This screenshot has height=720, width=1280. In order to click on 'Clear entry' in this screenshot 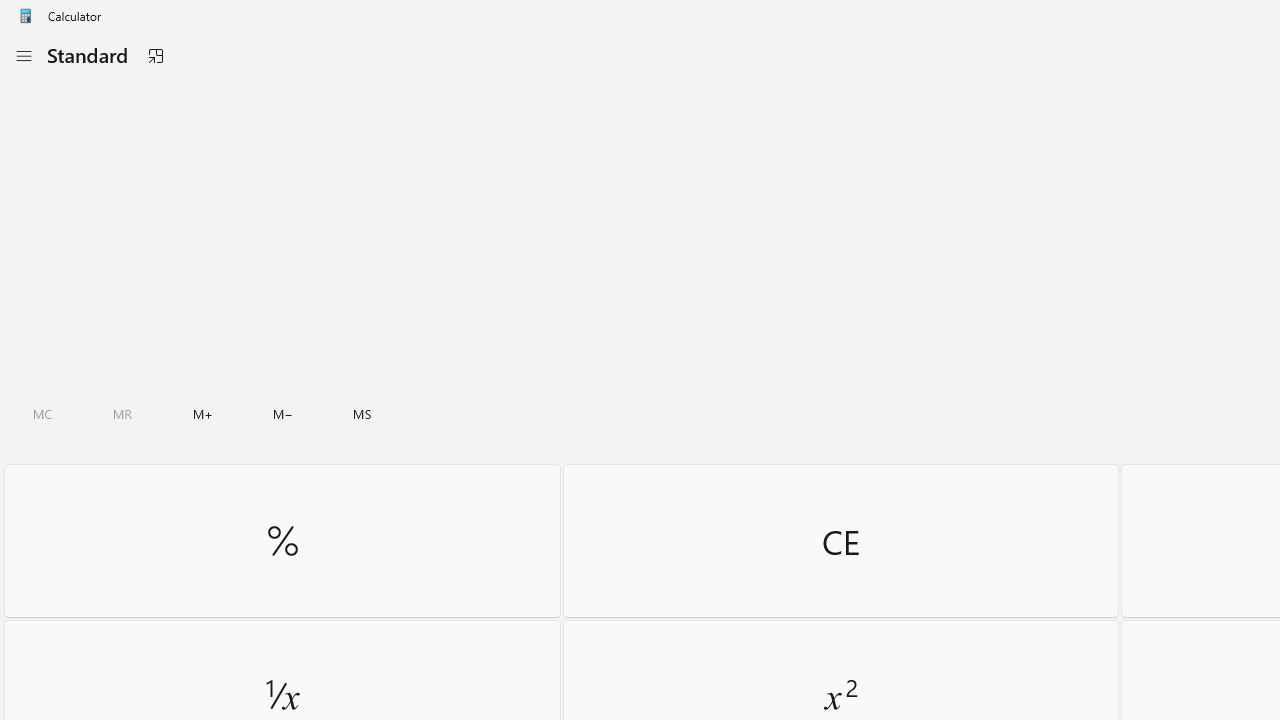, I will do `click(840, 540)`.